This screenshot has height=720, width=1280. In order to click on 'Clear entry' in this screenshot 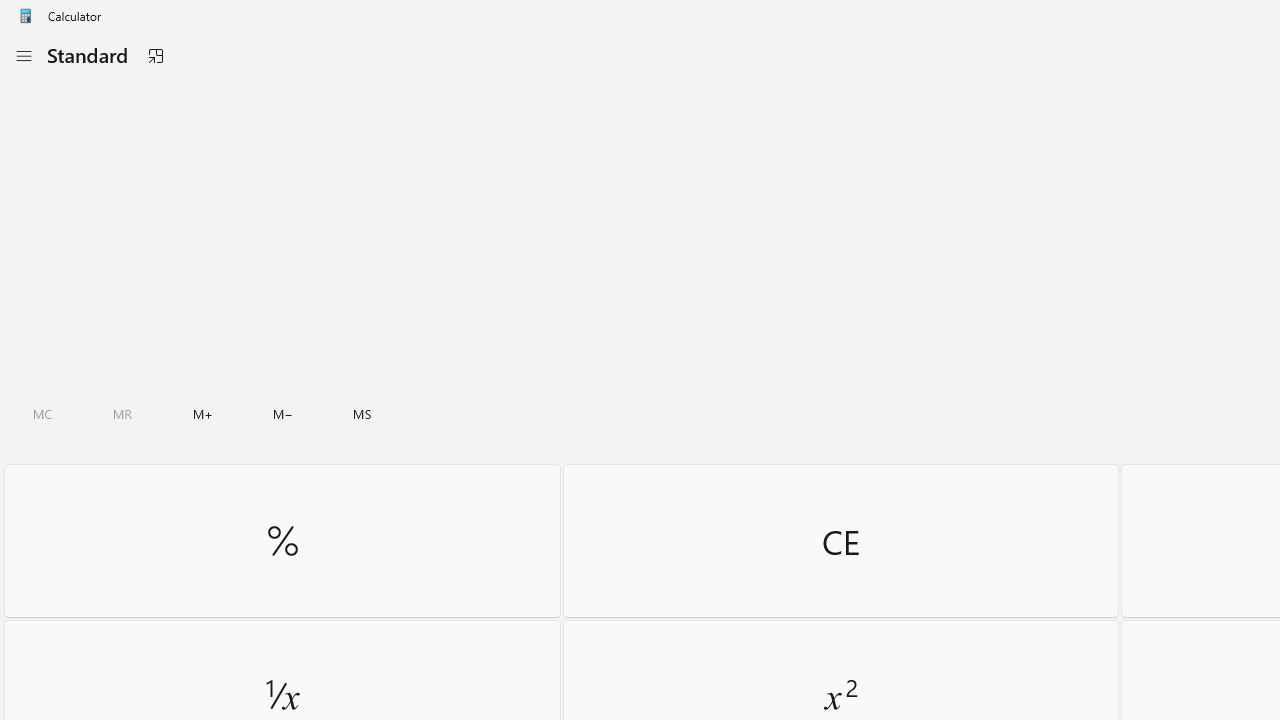, I will do `click(840, 540)`.